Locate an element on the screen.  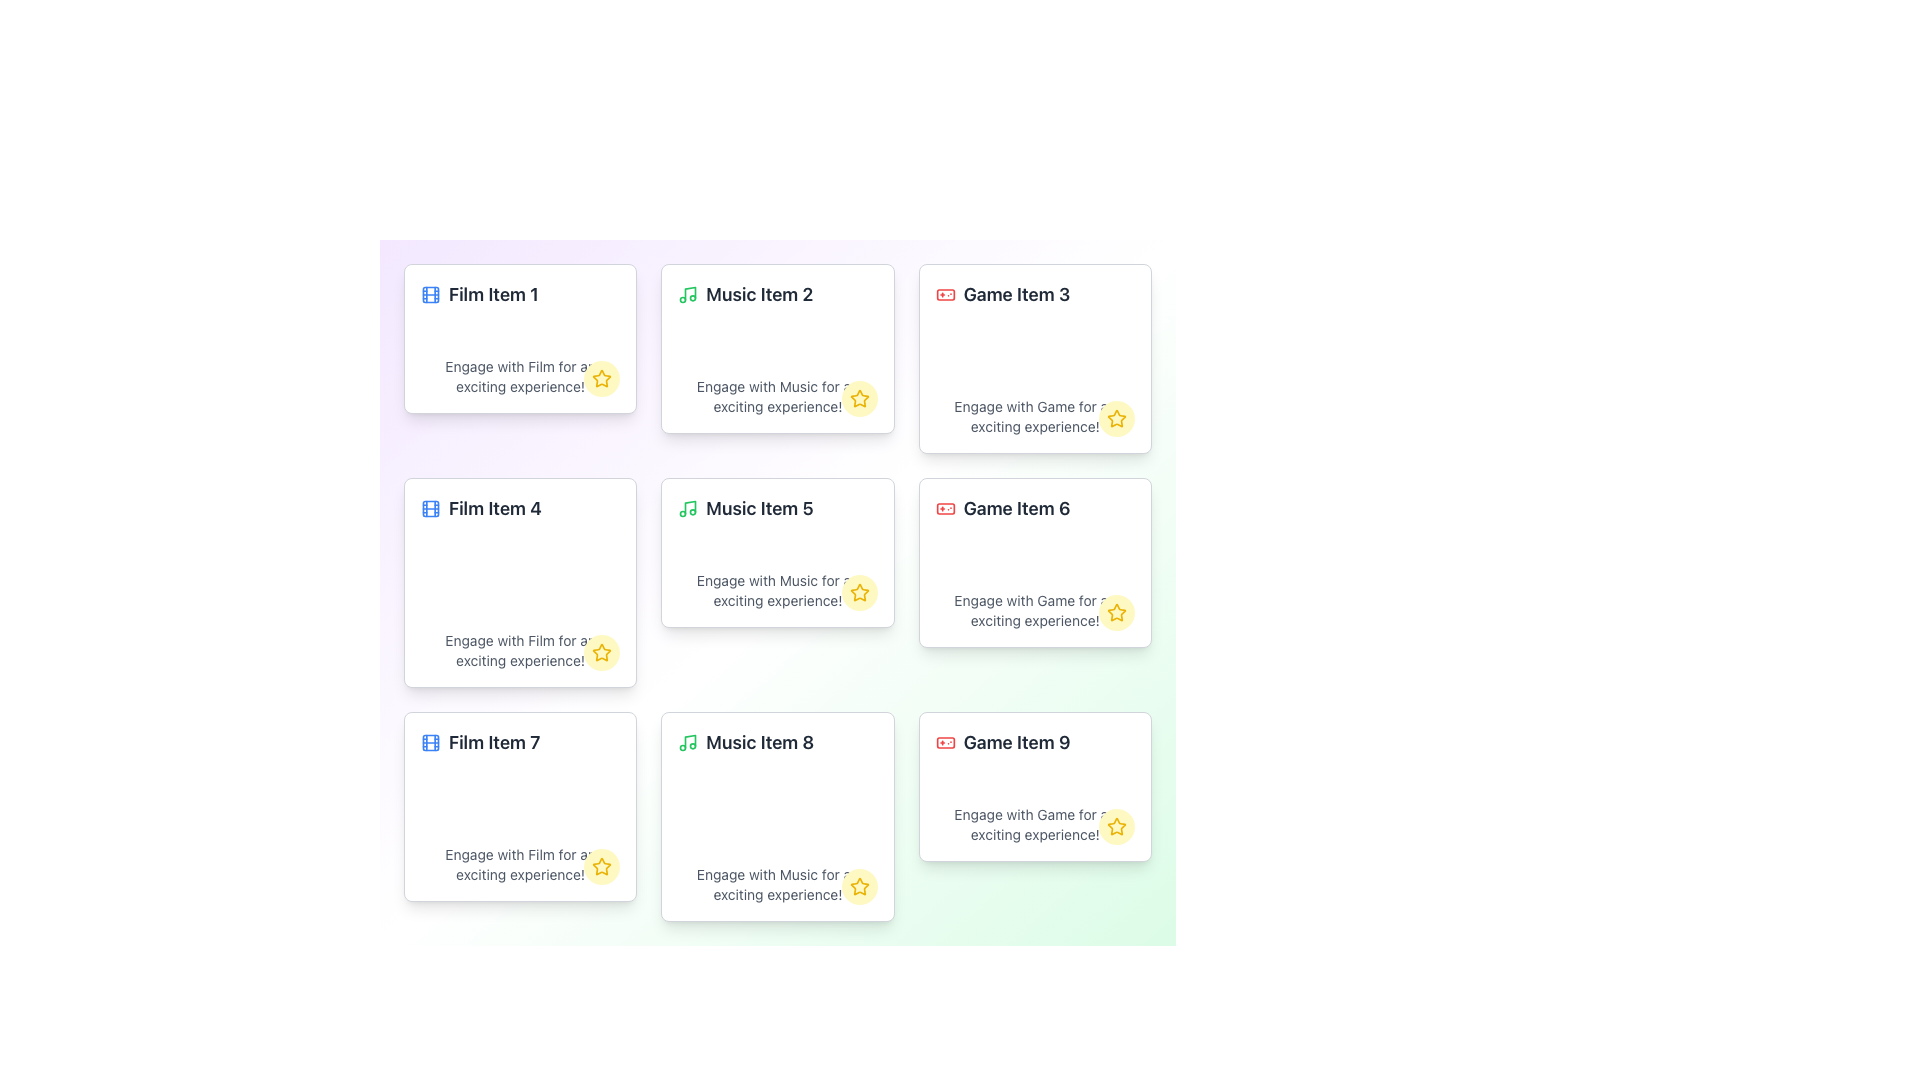
the 'Music Item 8' label, which is a Text with Icon element positioned in the middle column of the bottom row in a grid layout is located at coordinates (776, 743).